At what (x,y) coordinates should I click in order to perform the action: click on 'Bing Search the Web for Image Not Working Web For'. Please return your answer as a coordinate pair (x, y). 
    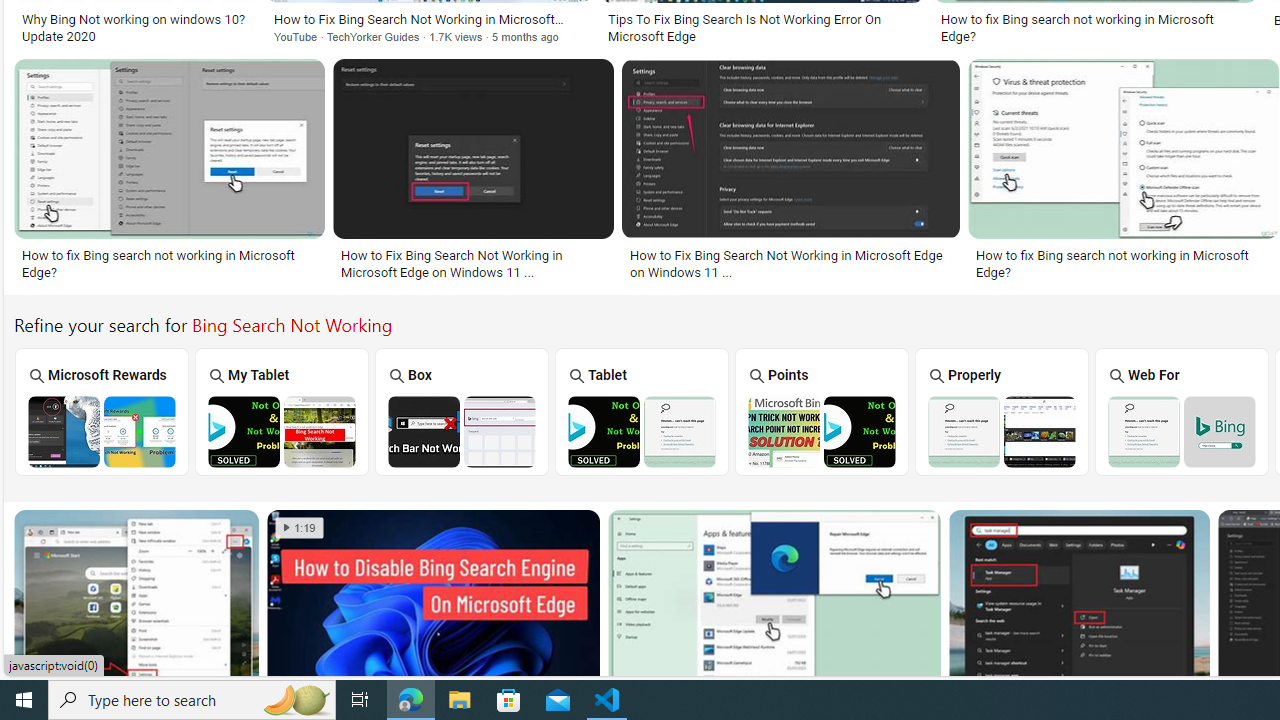
    Looking at the image, I should click on (1182, 410).